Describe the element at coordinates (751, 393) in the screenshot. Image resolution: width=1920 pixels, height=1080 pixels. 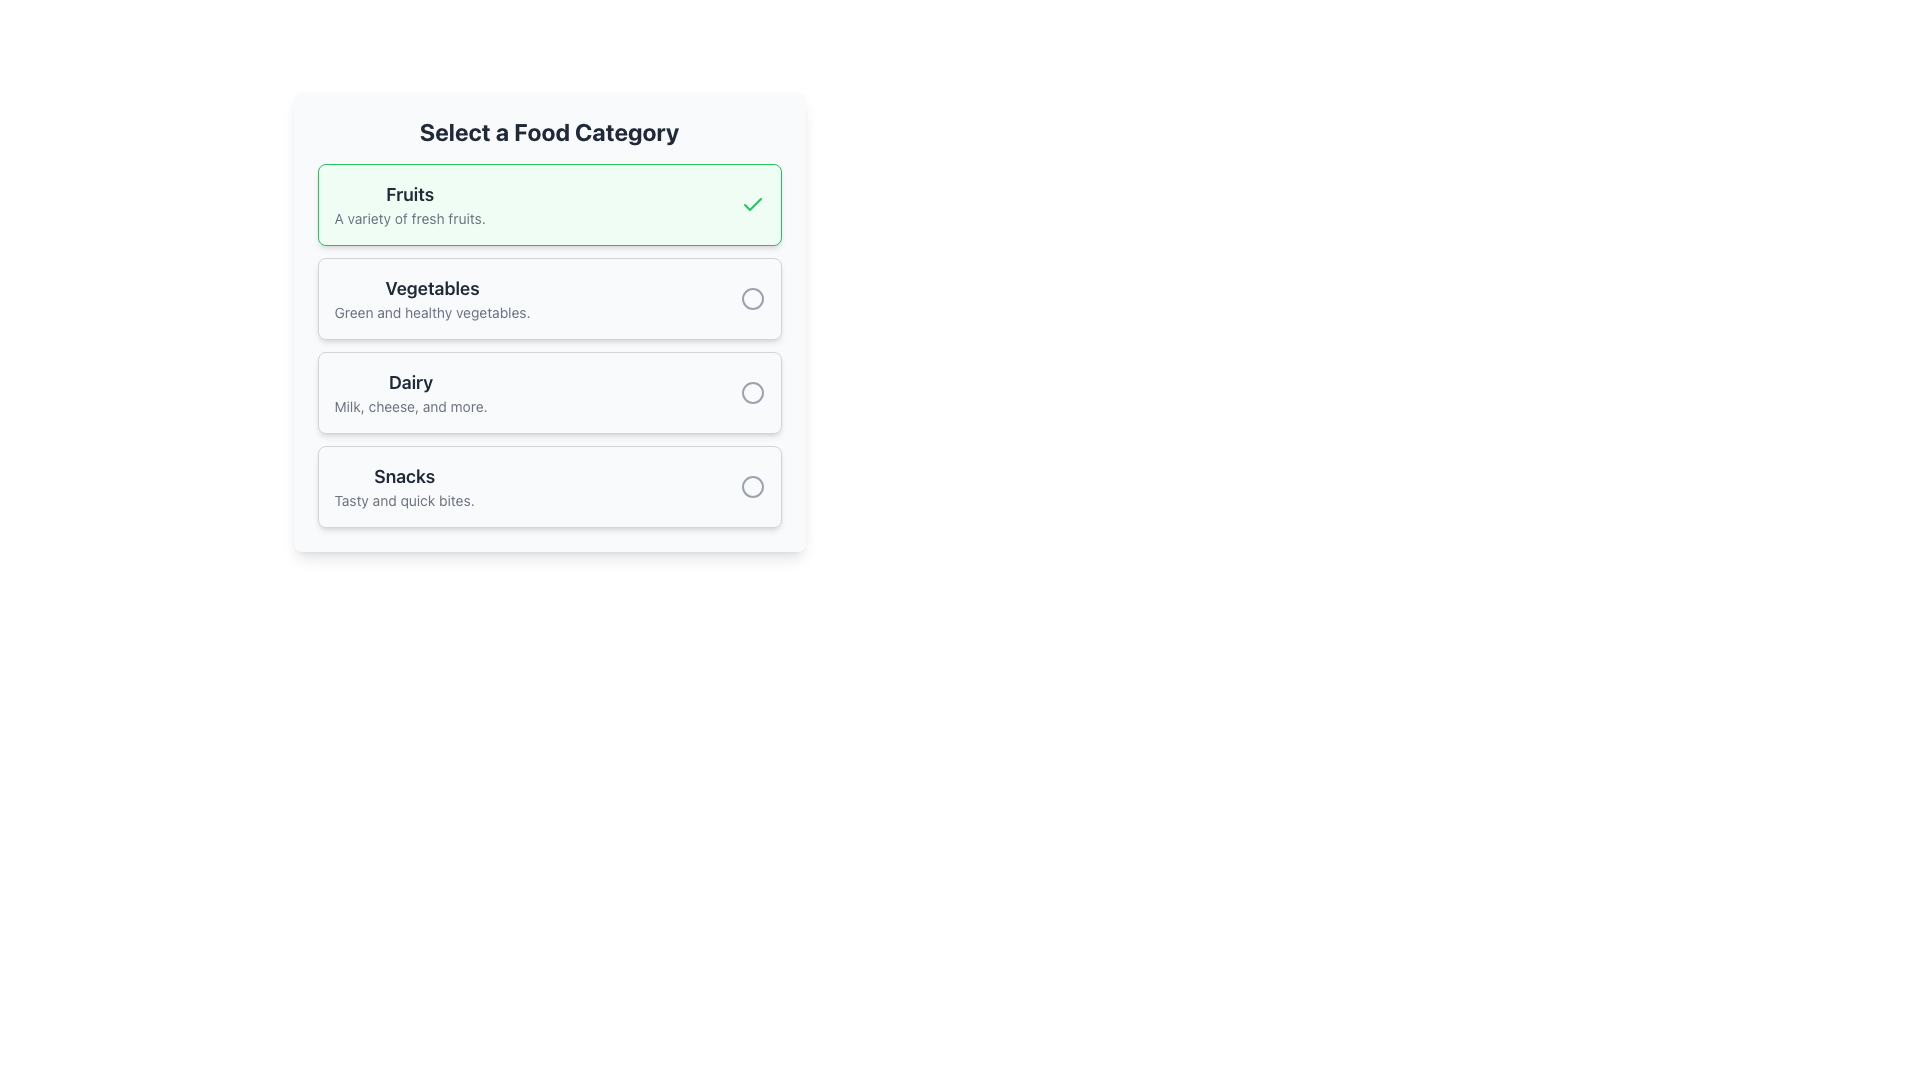
I see `the 'Dairy' radio button` at that location.